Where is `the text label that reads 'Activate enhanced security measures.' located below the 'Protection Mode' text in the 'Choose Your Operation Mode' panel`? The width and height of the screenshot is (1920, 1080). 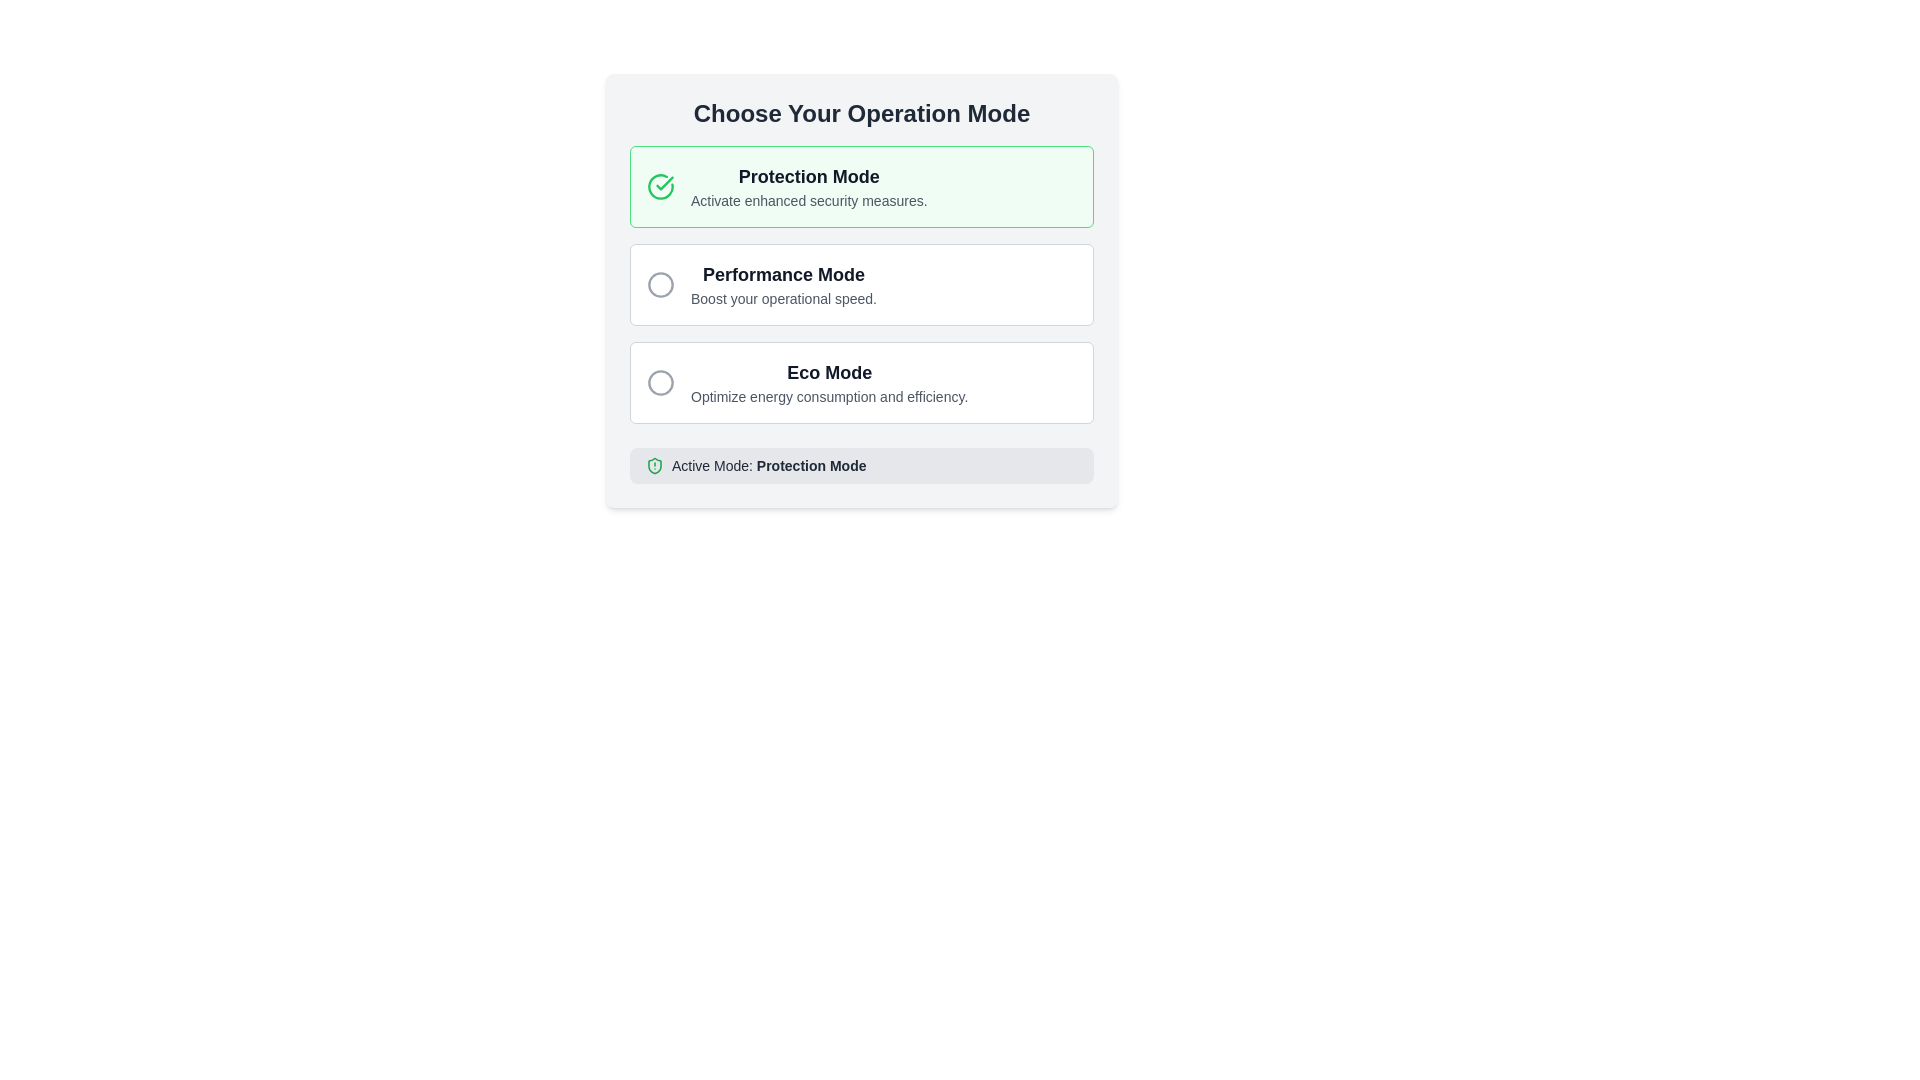 the text label that reads 'Activate enhanced security measures.' located below the 'Protection Mode' text in the 'Choose Your Operation Mode' panel is located at coordinates (809, 200).